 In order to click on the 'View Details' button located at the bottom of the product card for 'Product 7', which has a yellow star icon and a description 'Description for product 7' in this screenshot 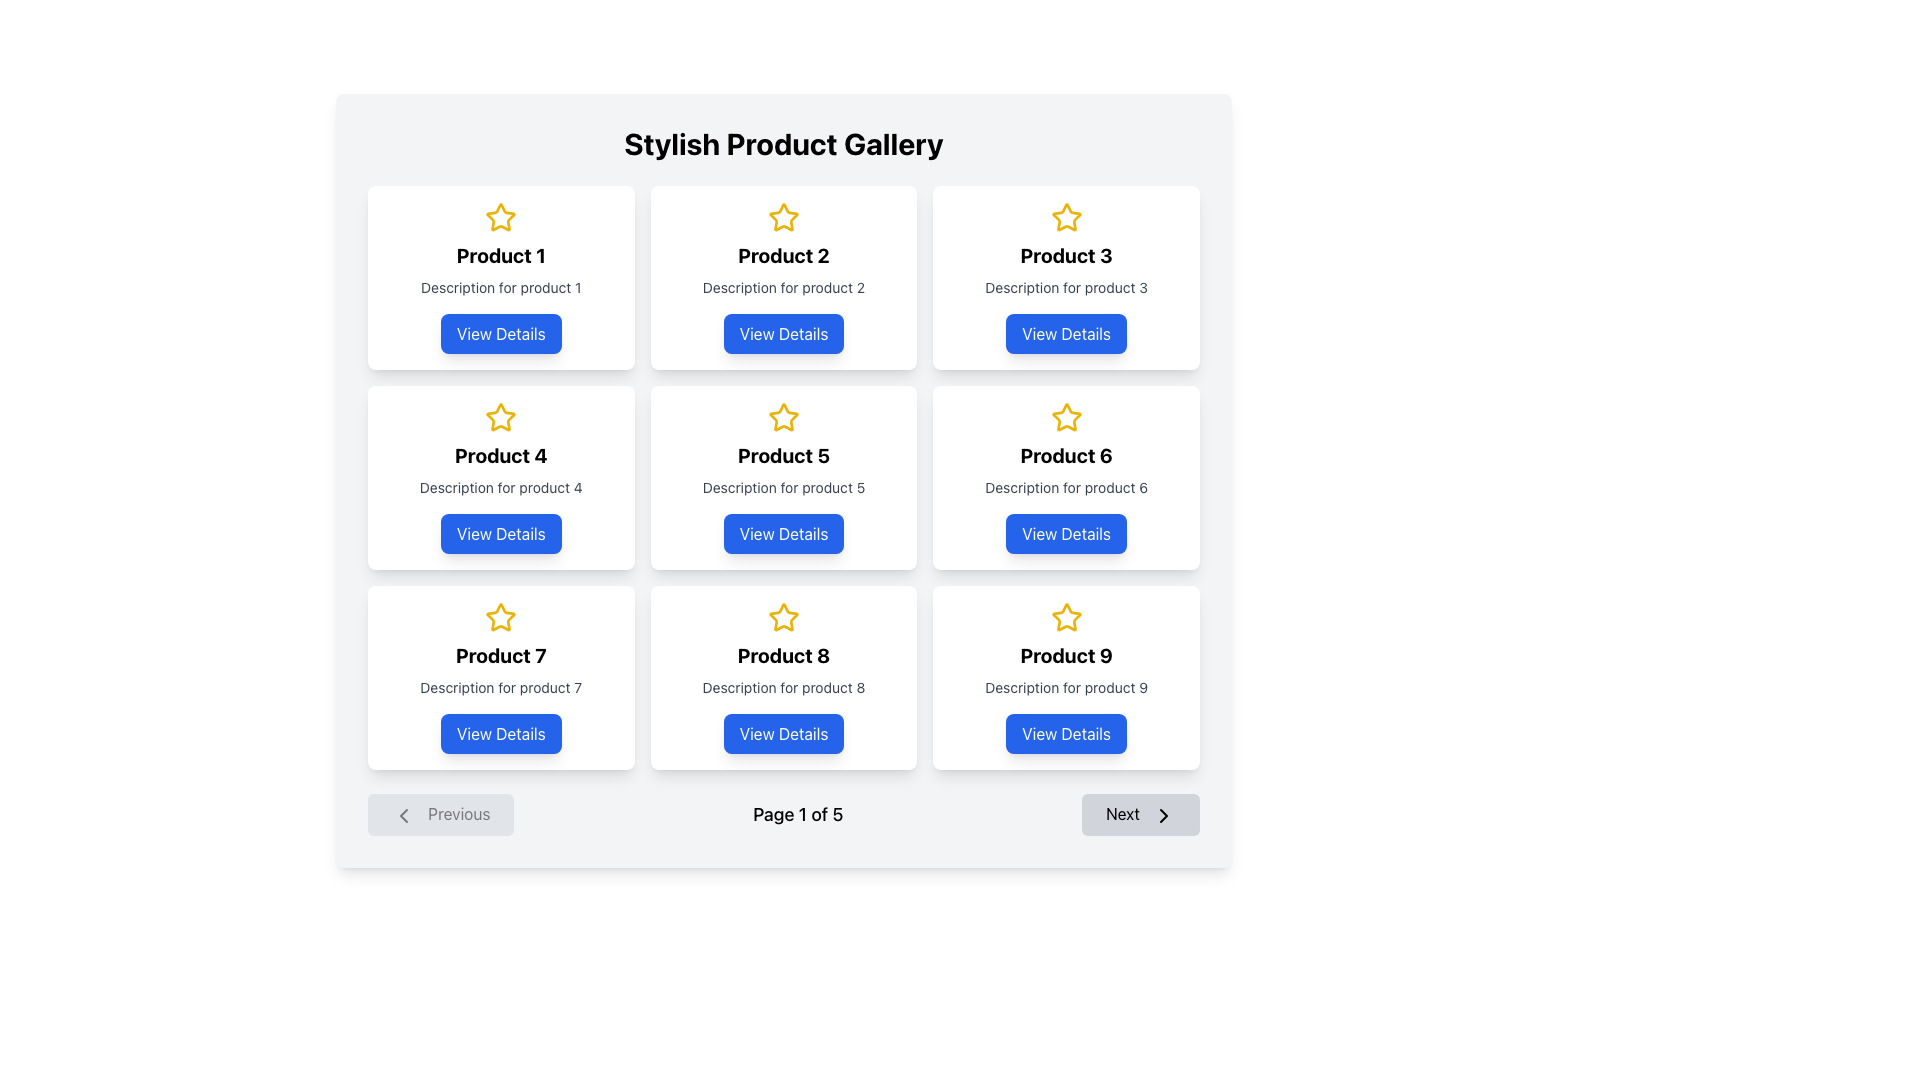, I will do `click(500, 677)`.